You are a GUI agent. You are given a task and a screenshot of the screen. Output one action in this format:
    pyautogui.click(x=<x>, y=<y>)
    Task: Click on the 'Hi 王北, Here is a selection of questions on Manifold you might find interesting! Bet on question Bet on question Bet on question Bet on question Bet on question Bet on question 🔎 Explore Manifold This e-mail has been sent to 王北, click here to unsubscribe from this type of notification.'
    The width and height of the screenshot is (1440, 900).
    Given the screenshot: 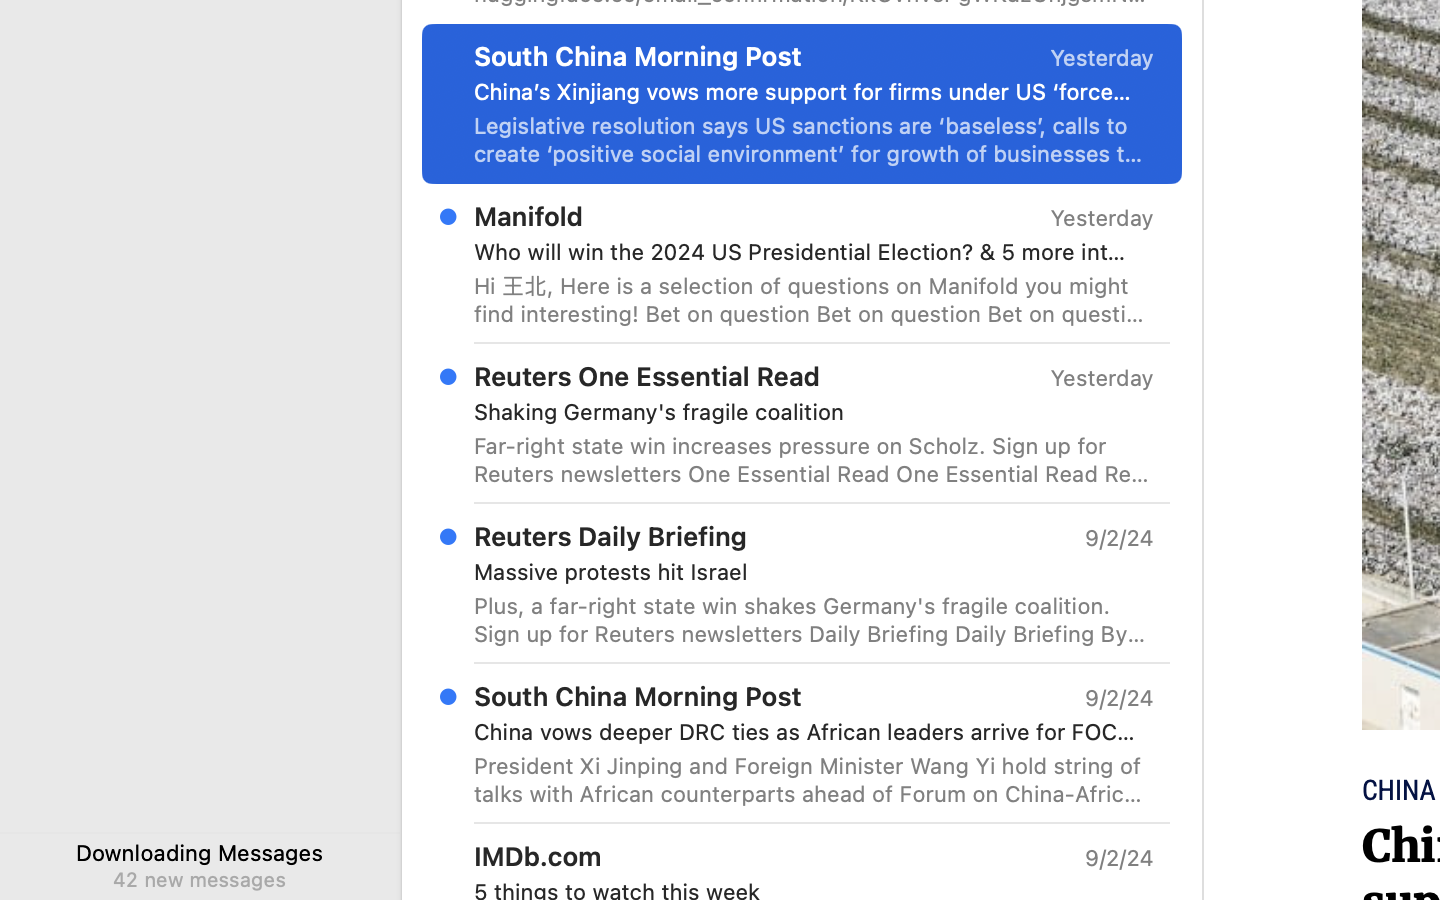 What is the action you would take?
    pyautogui.click(x=814, y=298)
    